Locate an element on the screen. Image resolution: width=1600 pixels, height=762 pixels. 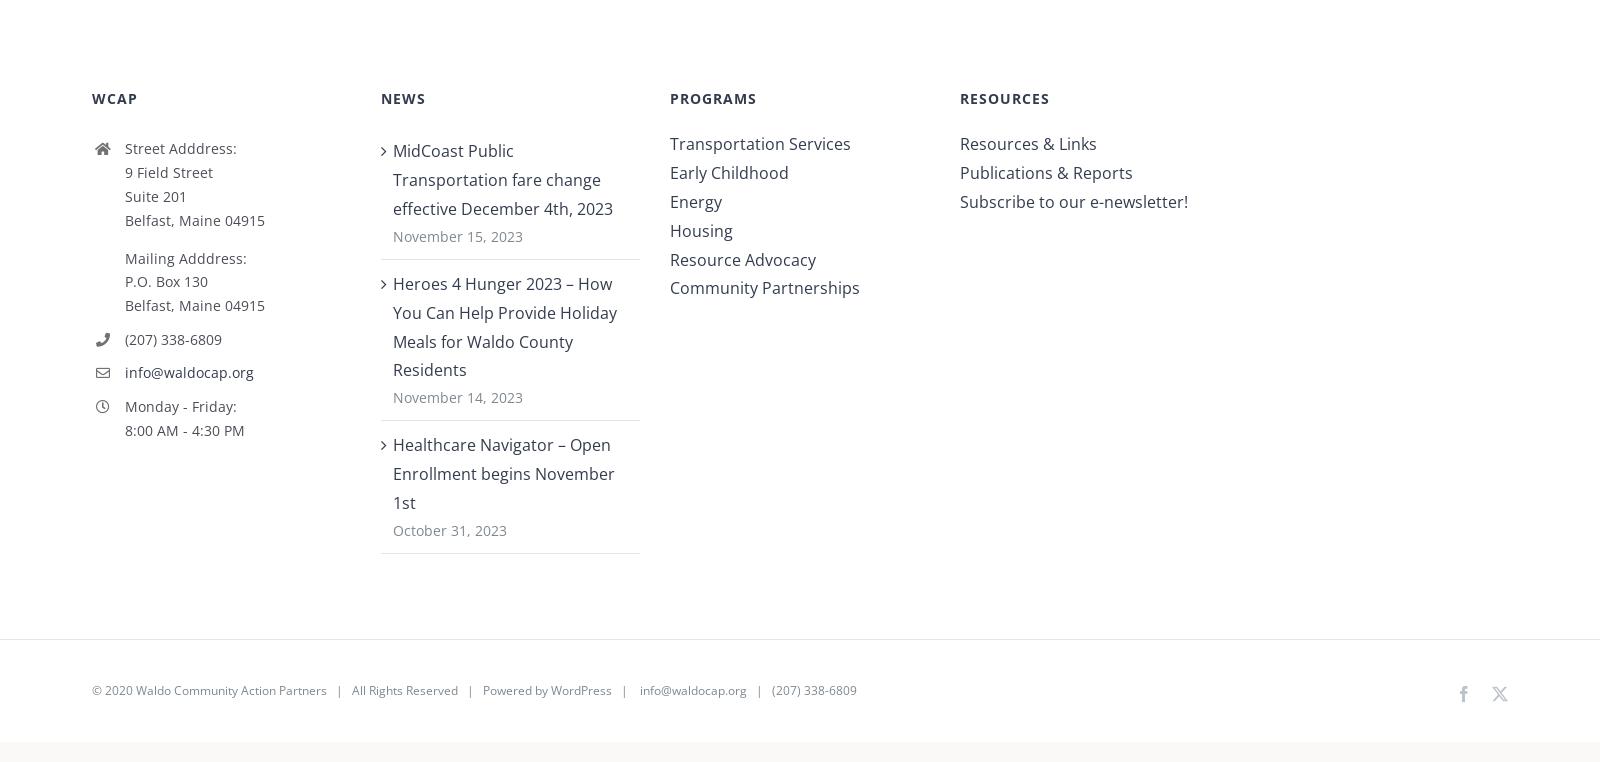
'WordPress' is located at coordinates (579, 697).